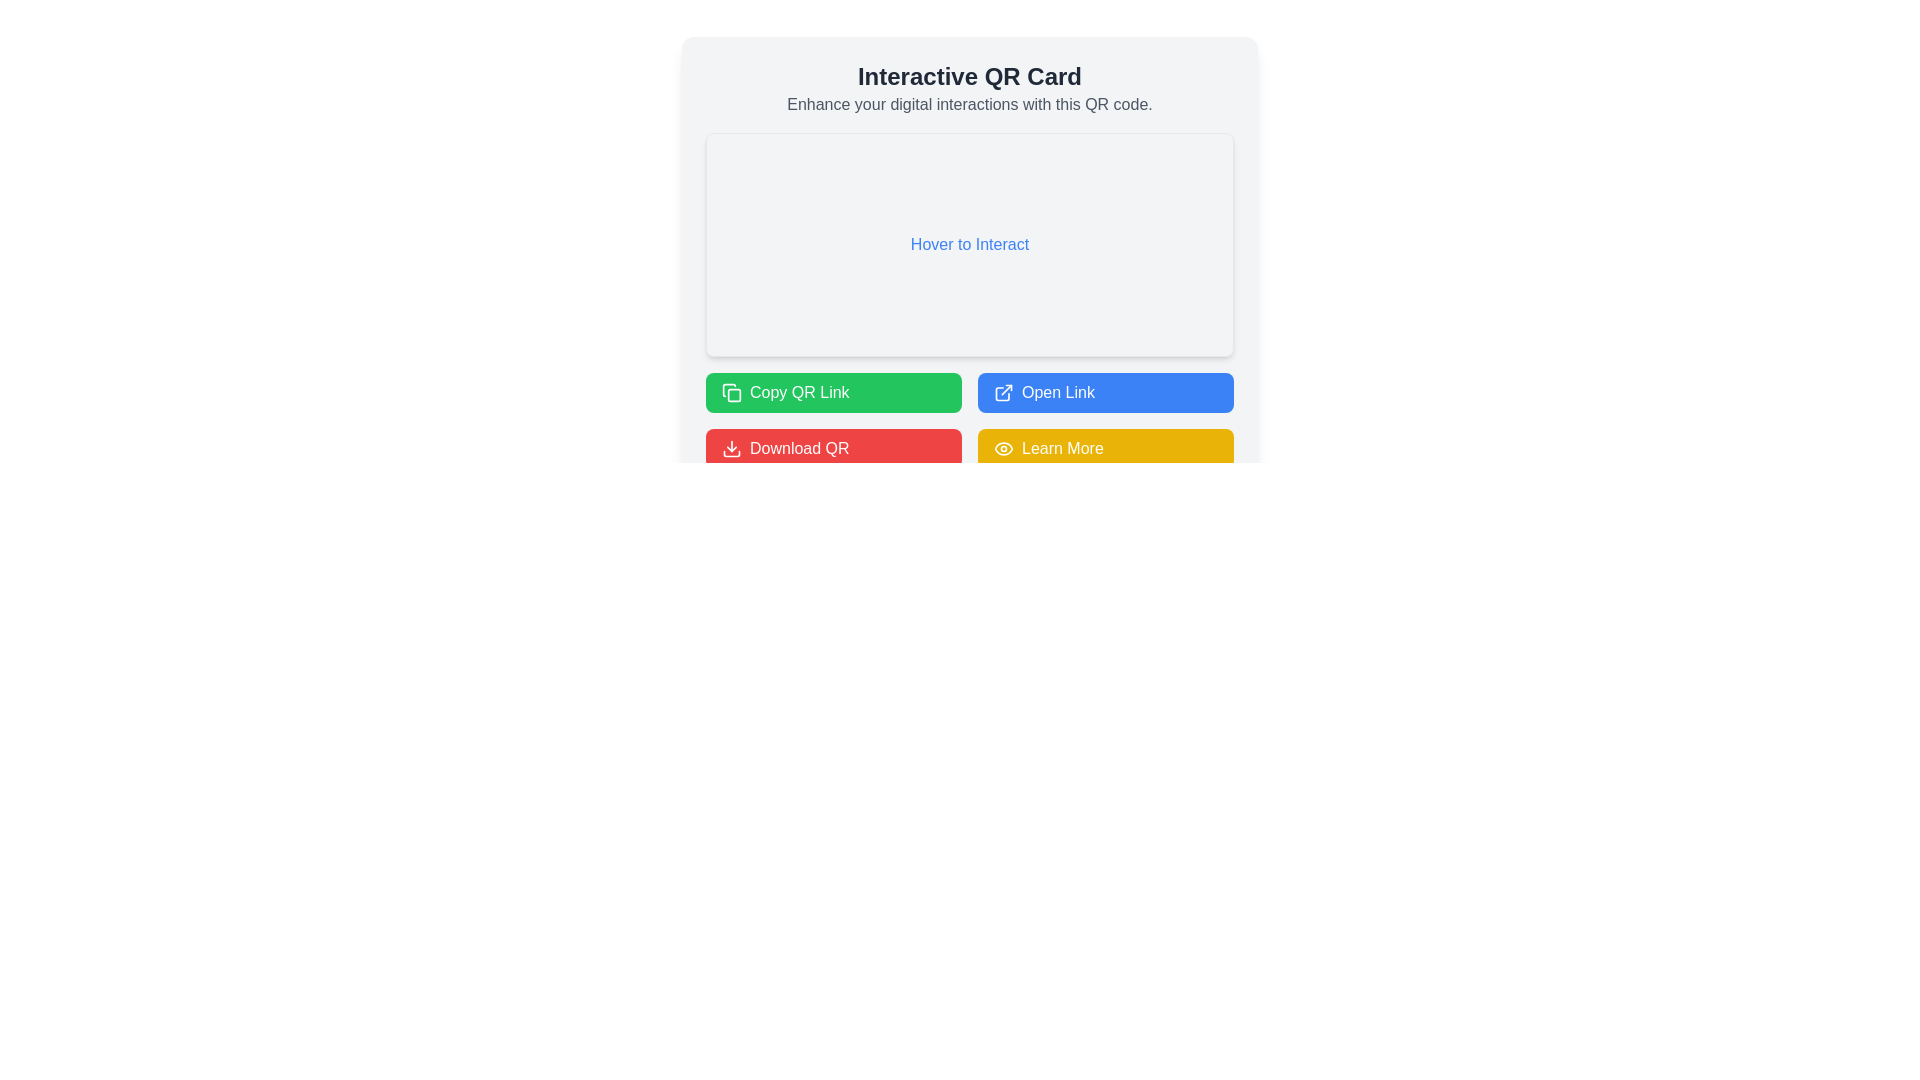 The height and width of the screenshot is (1080, 1920). What do you see at coordinates (728, 390) in the screenshot?
I see `the graphical icon representing the copy functionality, which is located between the 'Copy QR Link' button and the 'Open Link' button in the top-right corner of the interface` at bounding box center [728, 390].